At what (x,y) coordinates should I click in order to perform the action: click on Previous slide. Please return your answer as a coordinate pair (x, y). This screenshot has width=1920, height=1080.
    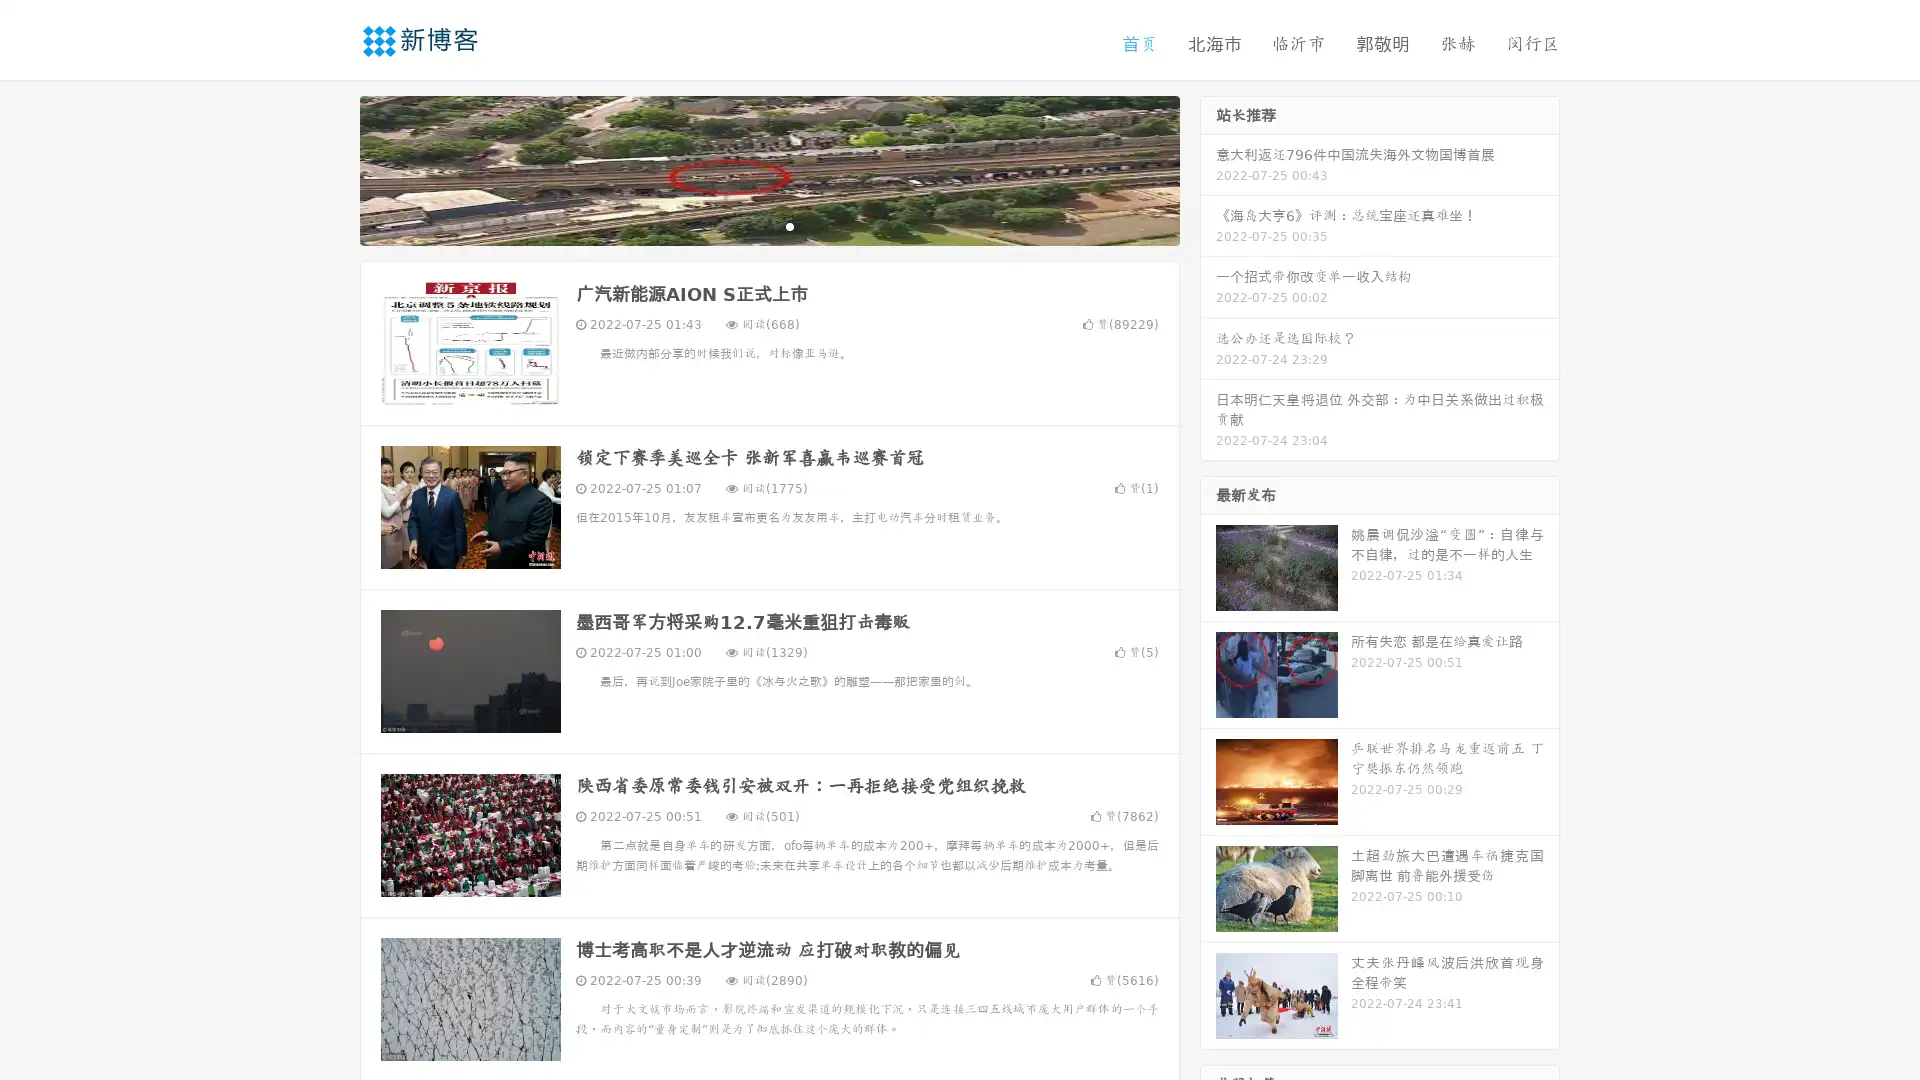
    Looking at the image, I should click on (330, 168).